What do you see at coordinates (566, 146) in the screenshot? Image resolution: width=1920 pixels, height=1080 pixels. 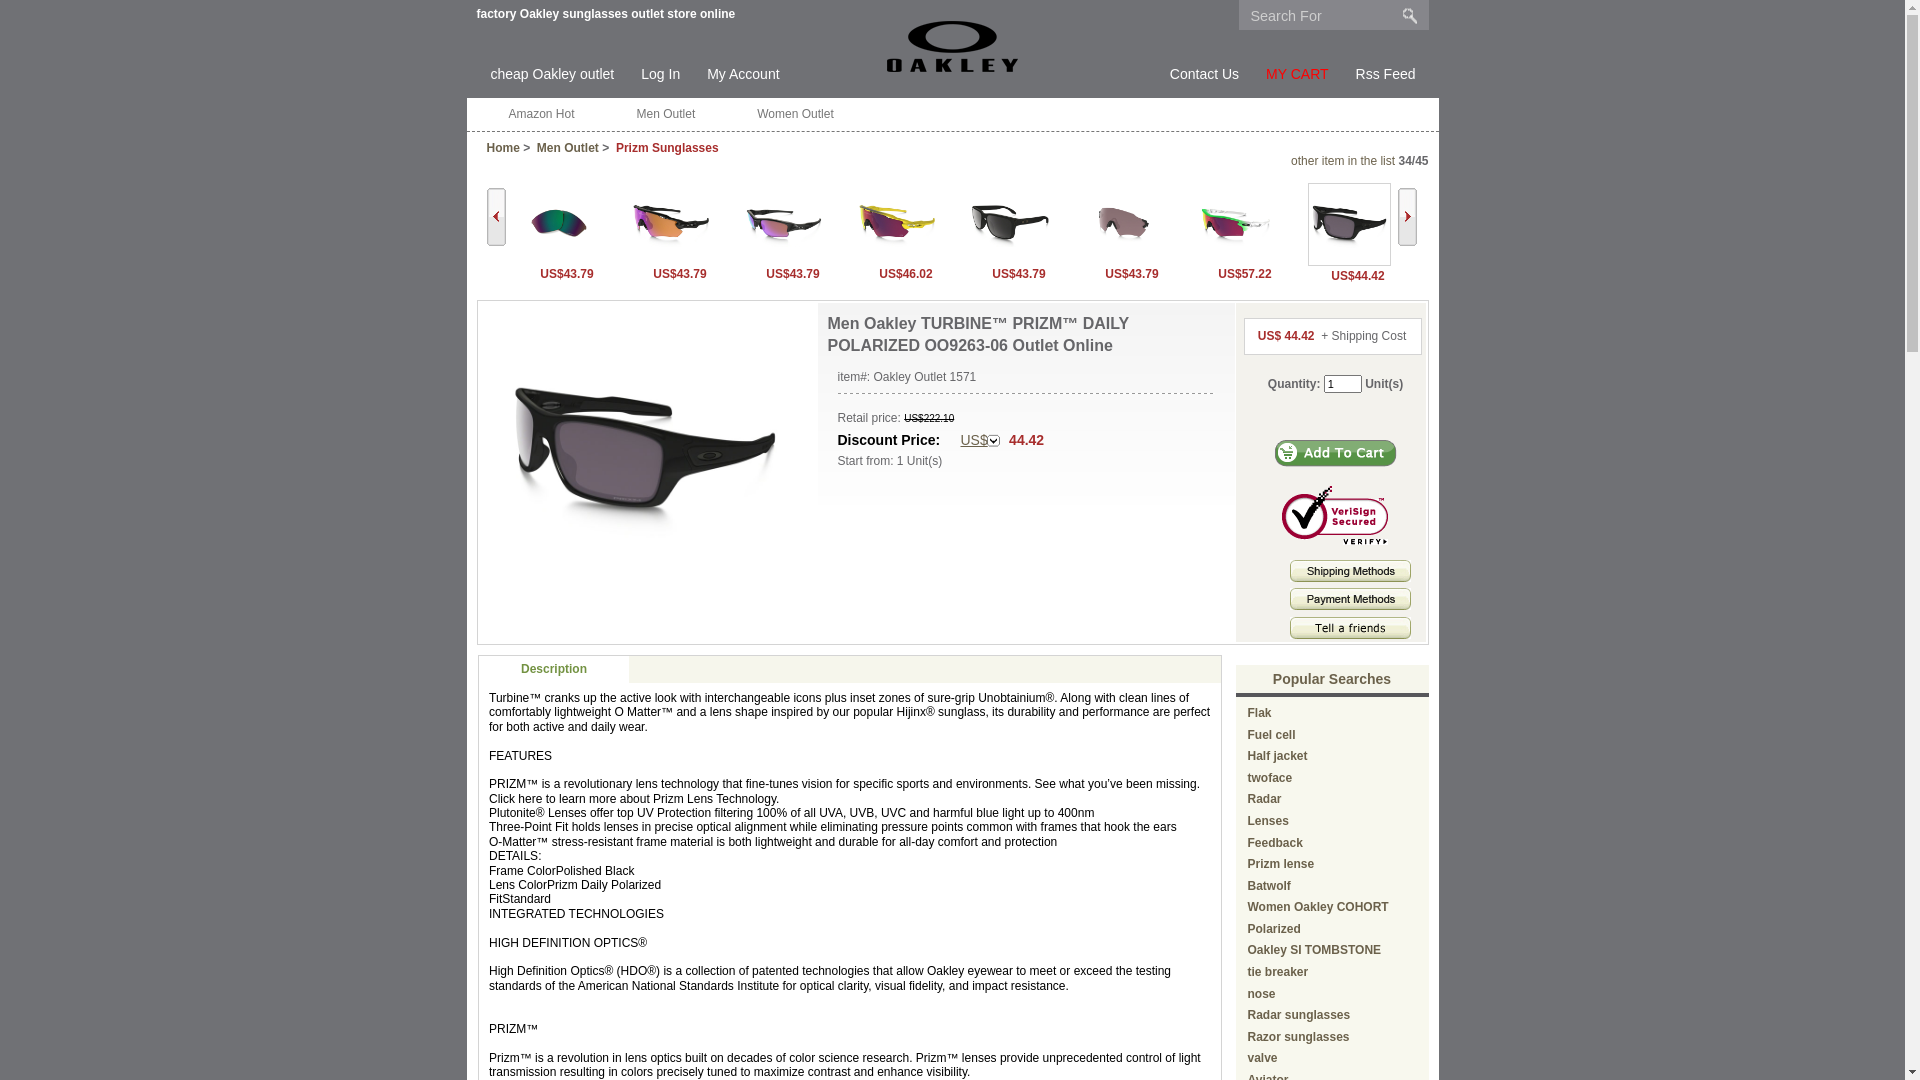 I see `'Men Outlet'` at bounding box center [566, 146].